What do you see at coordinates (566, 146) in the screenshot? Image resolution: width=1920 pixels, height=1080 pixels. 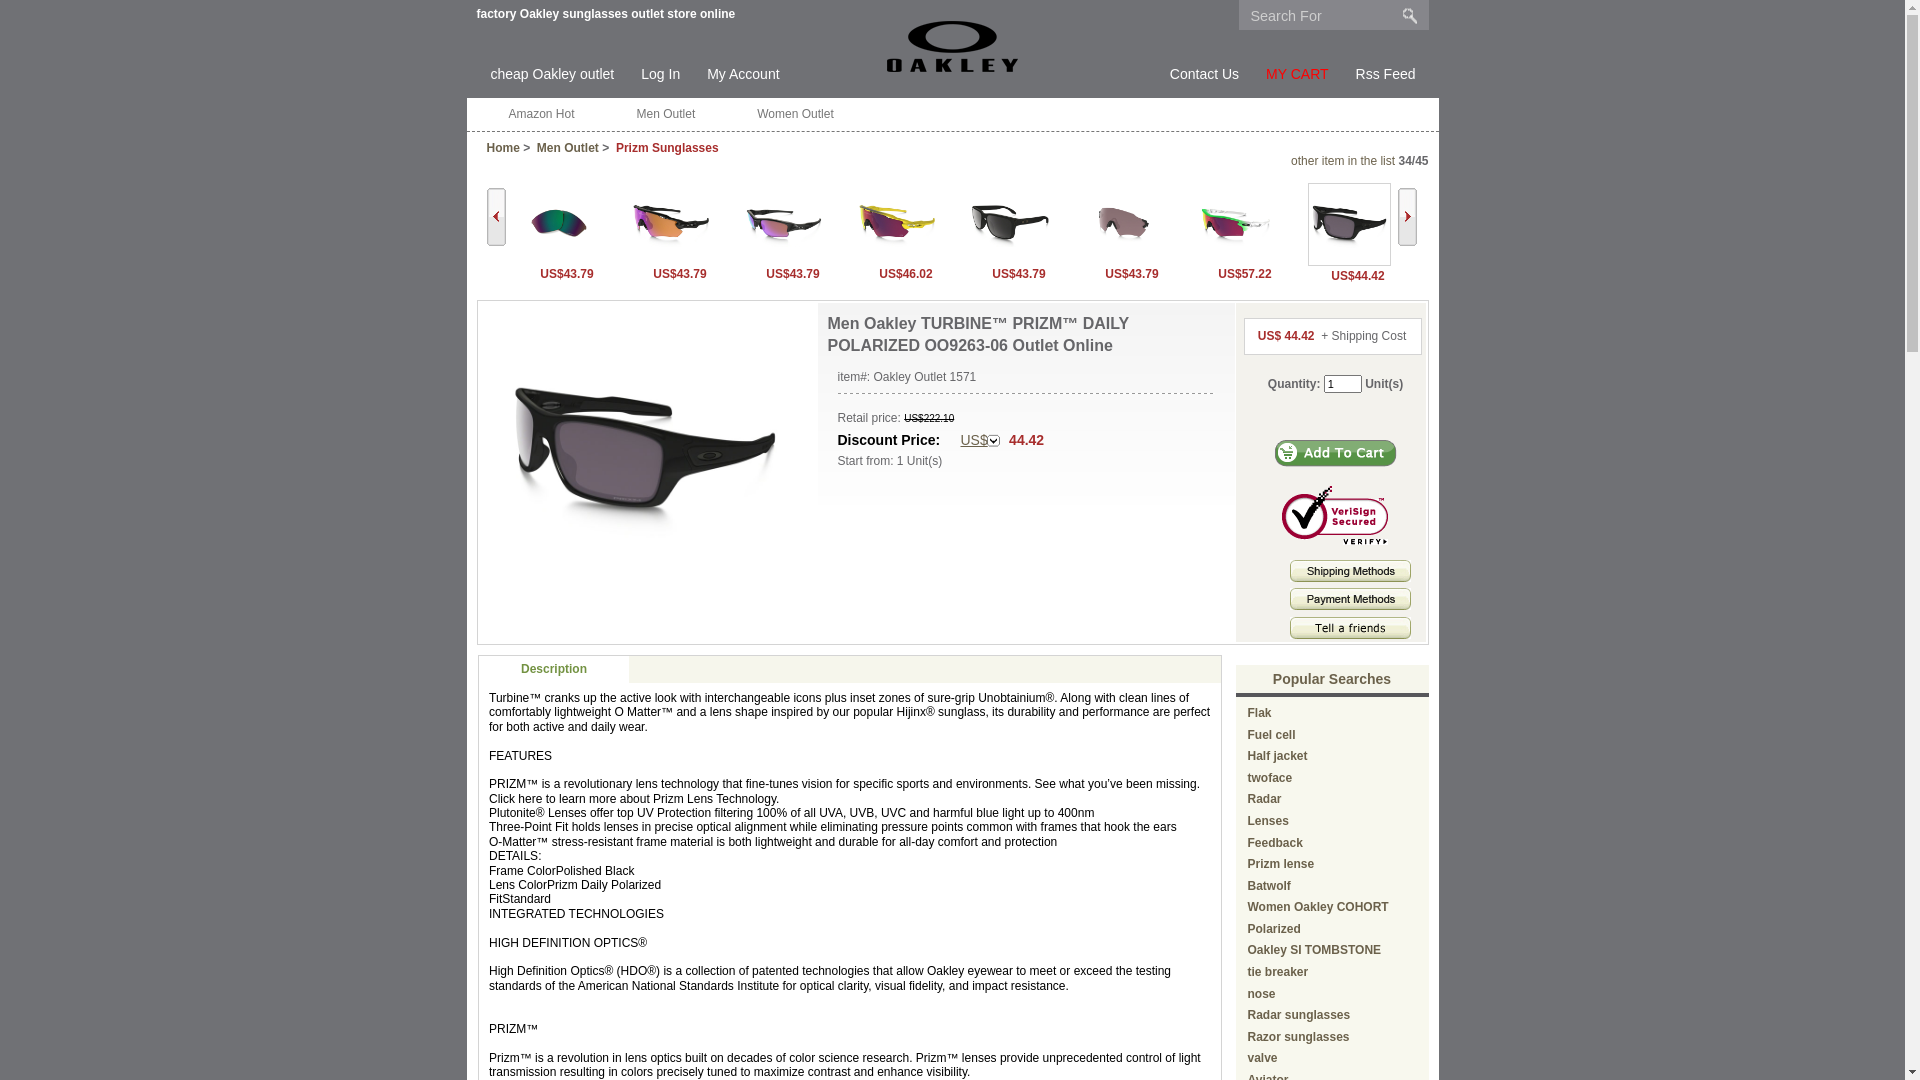 I see `'Men Outlet'` at bounding box center [566, 146].